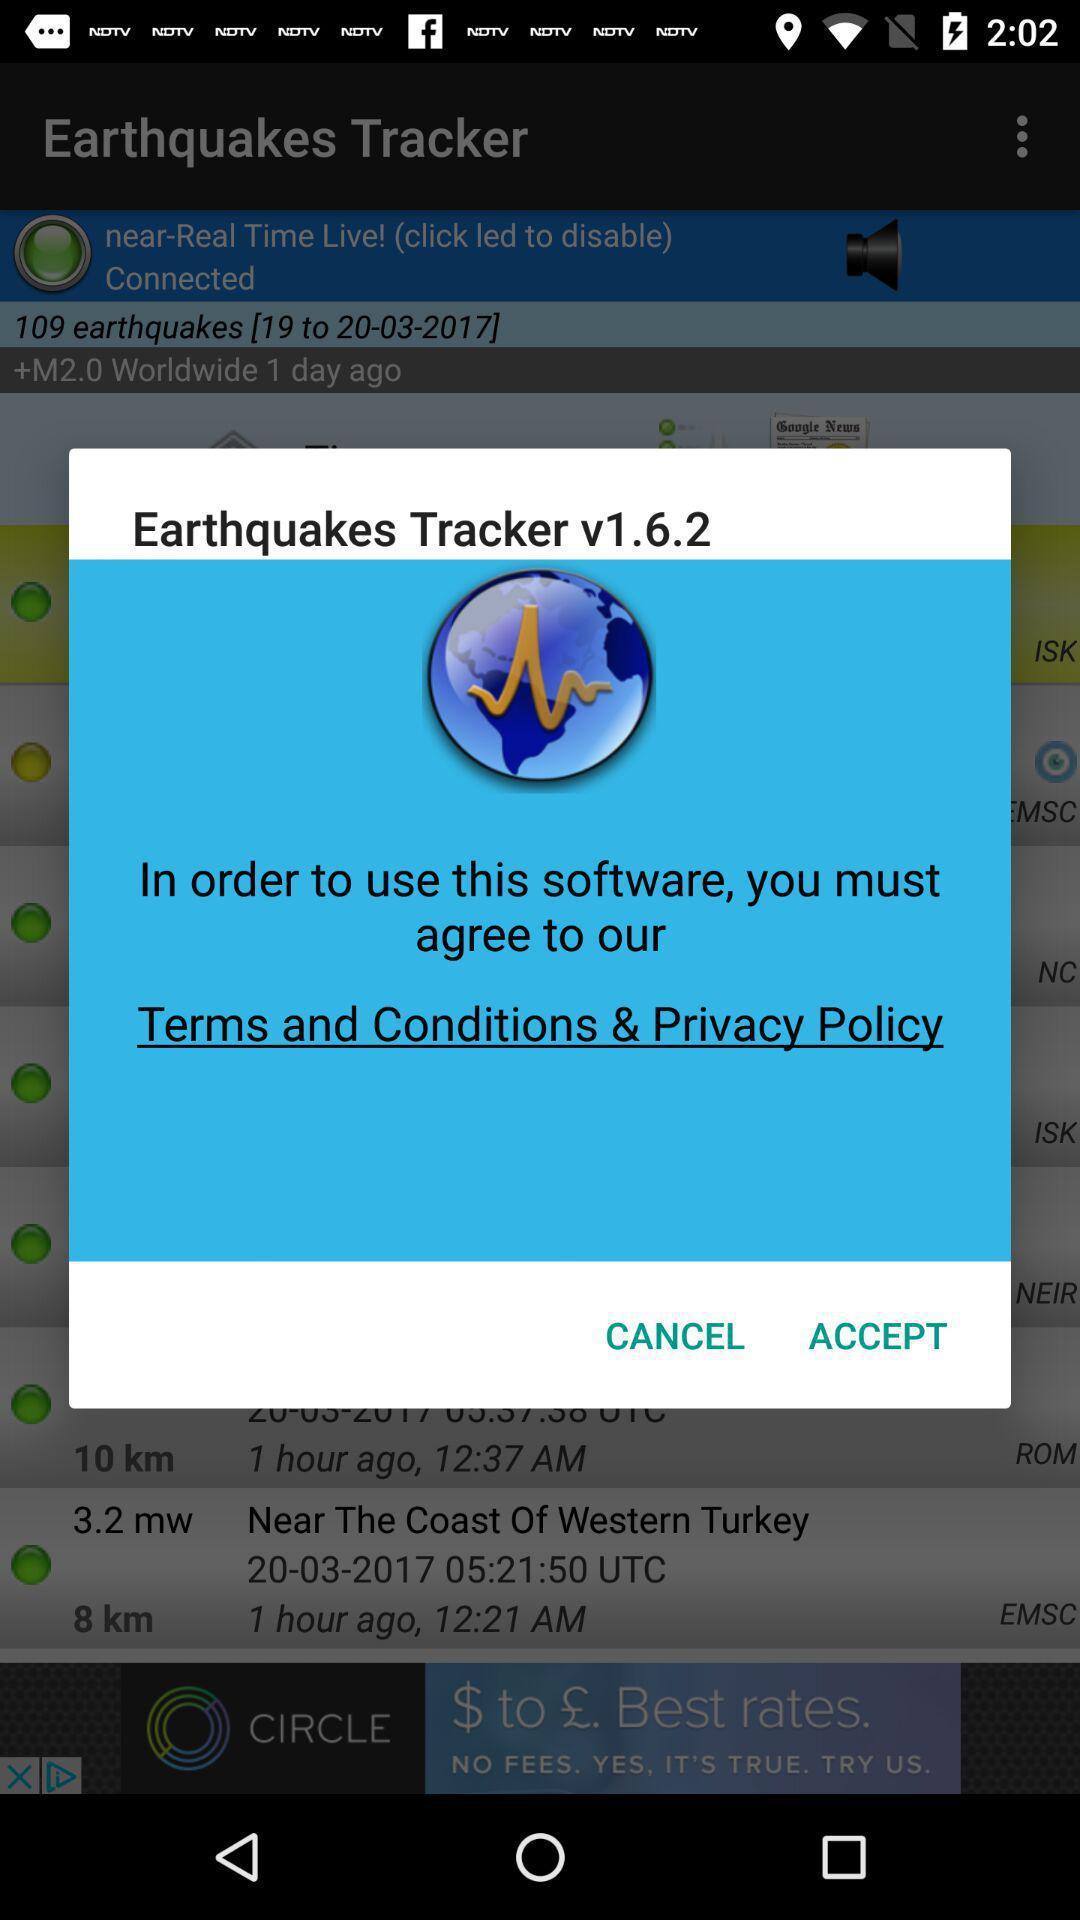  I want to click on the terms and conditions icon, so click(540, 1112).